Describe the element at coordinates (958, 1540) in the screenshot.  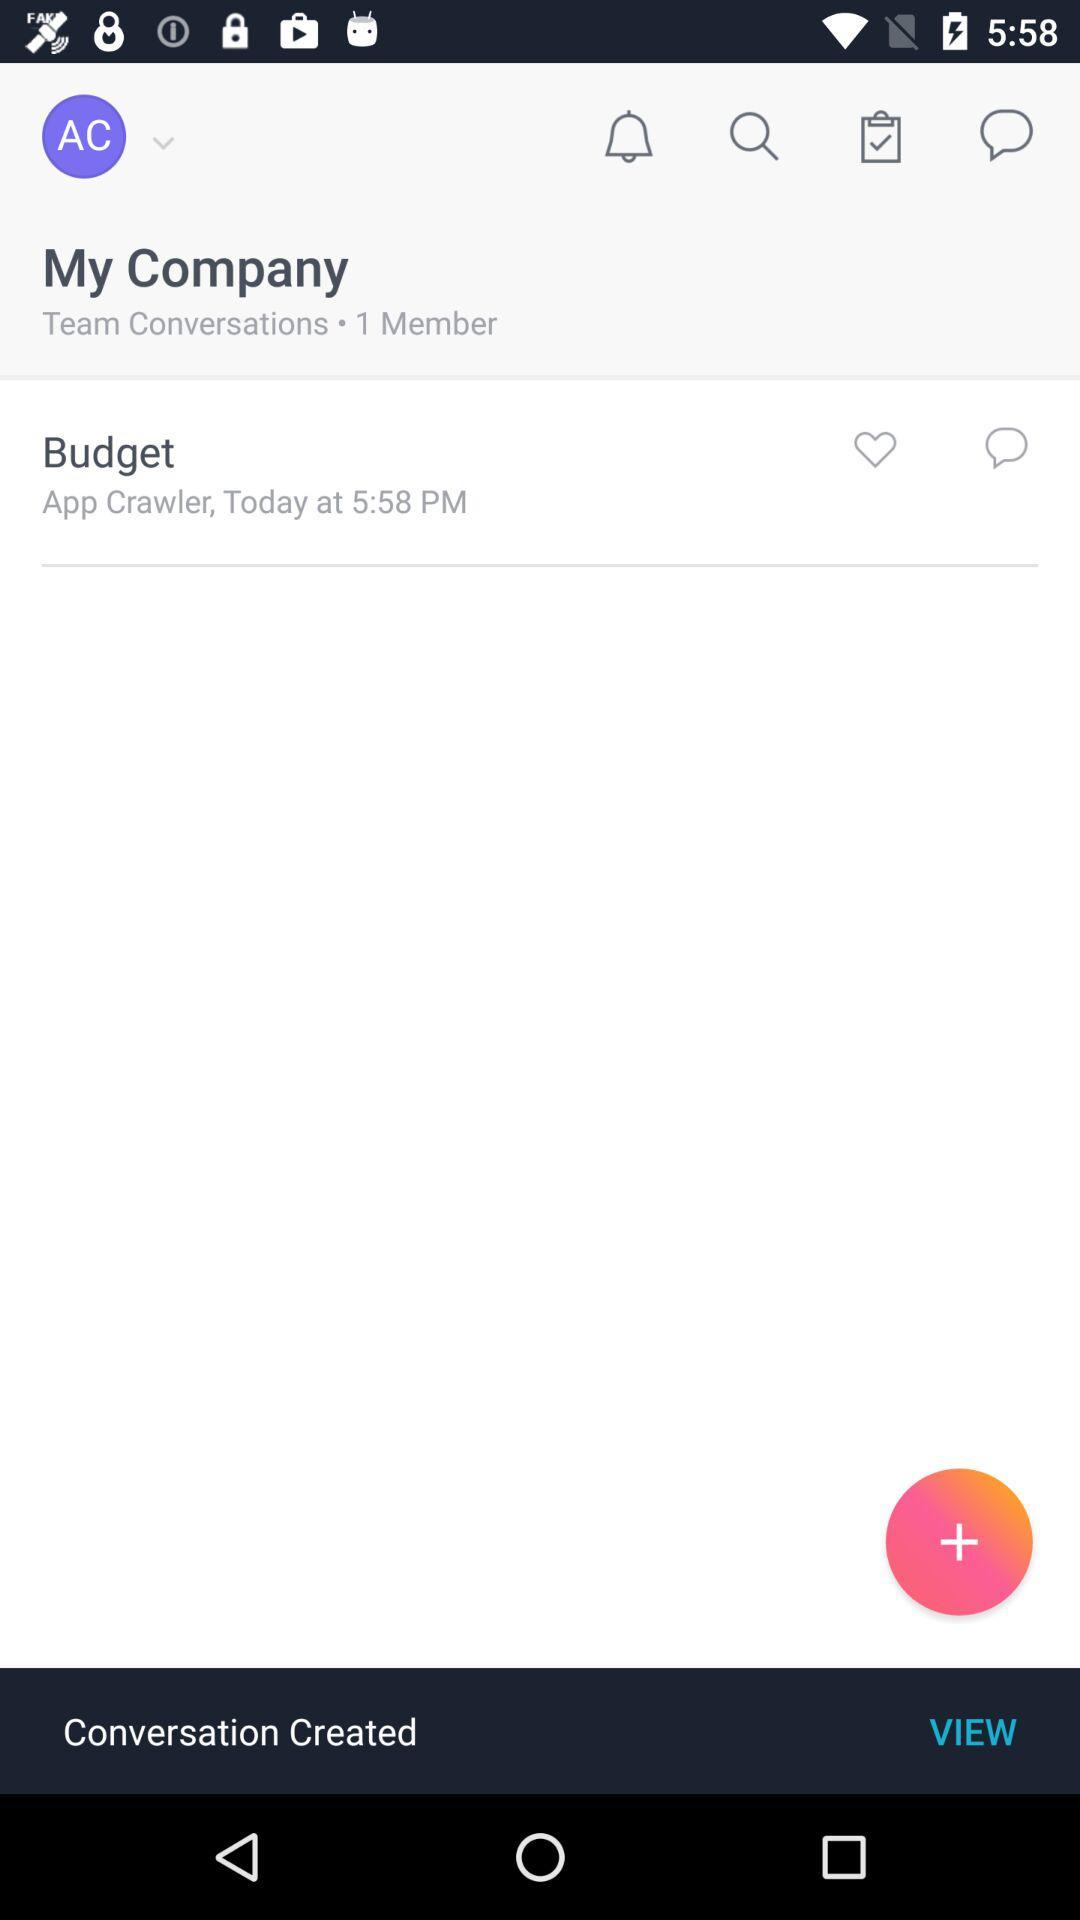
I see `the add icon` at that location.